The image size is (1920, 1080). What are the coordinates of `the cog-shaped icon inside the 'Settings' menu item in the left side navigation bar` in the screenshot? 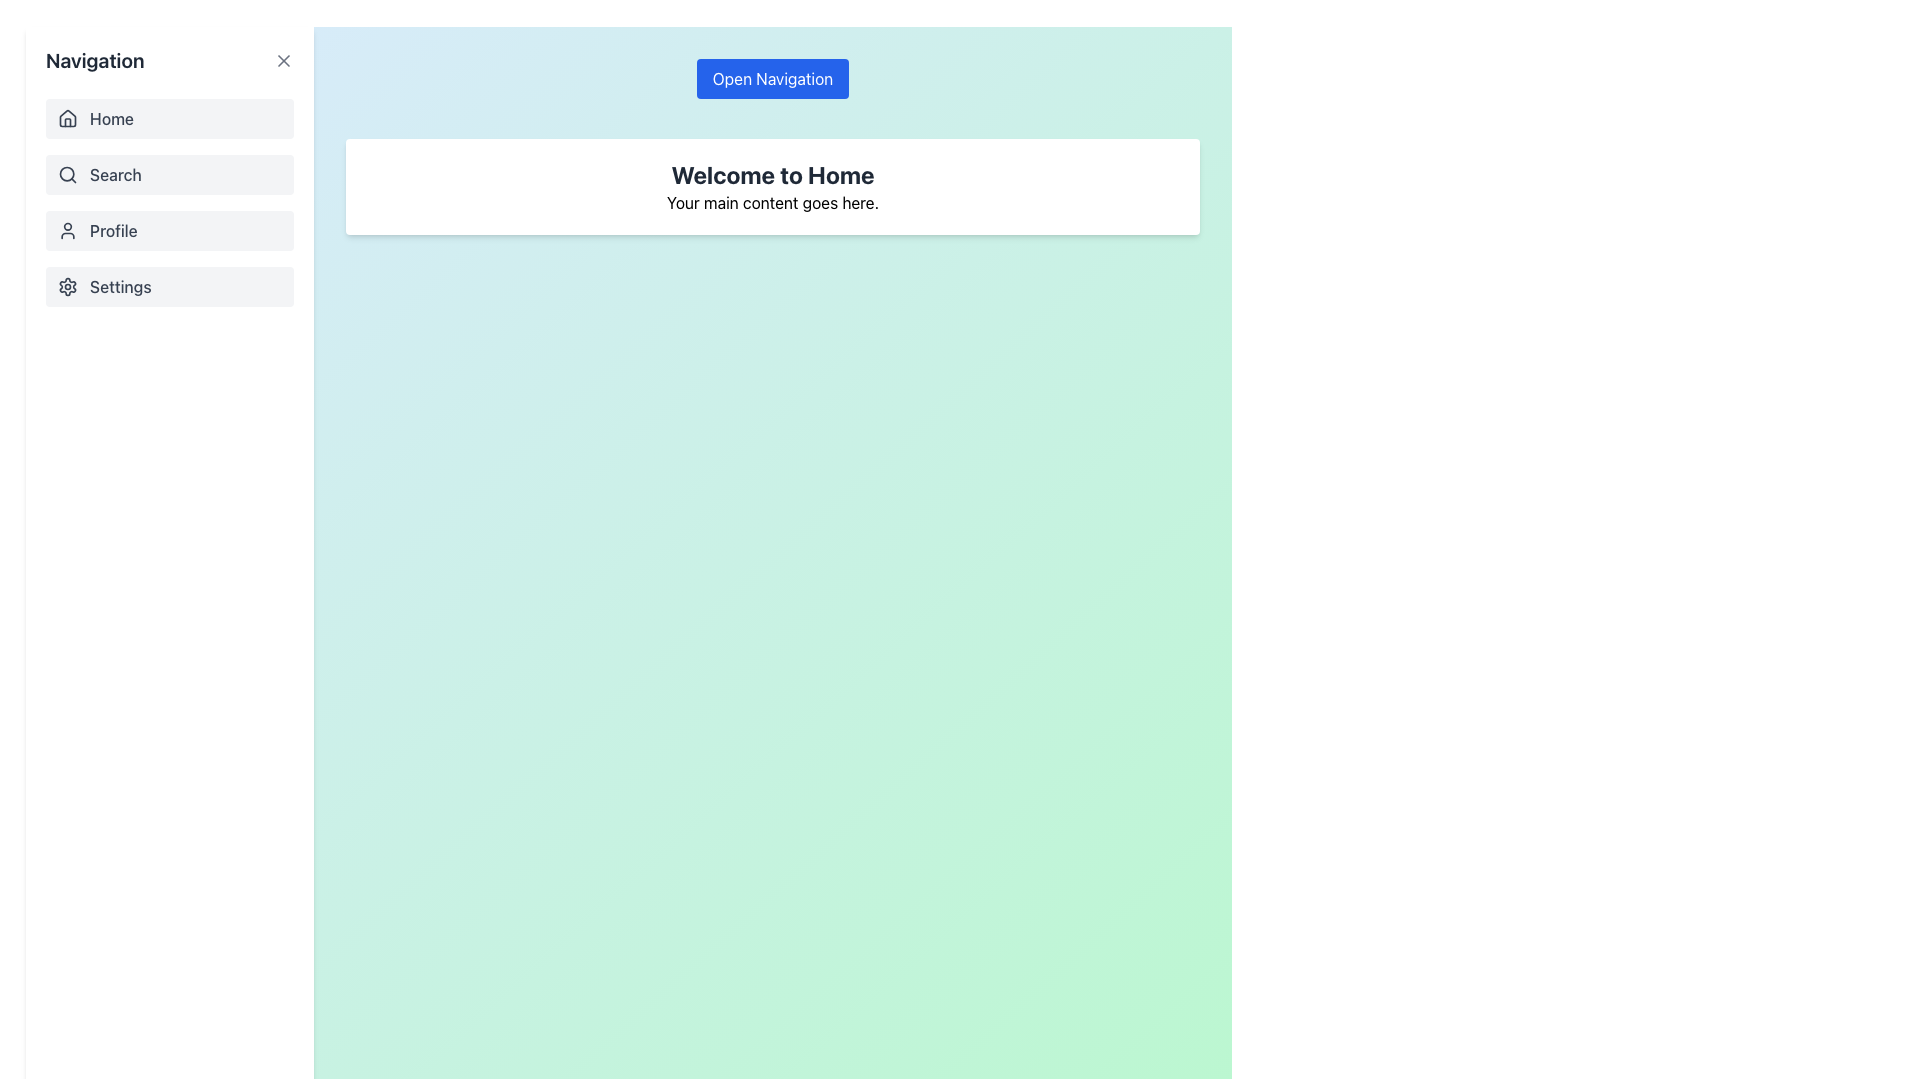 It's located at (67, 286).